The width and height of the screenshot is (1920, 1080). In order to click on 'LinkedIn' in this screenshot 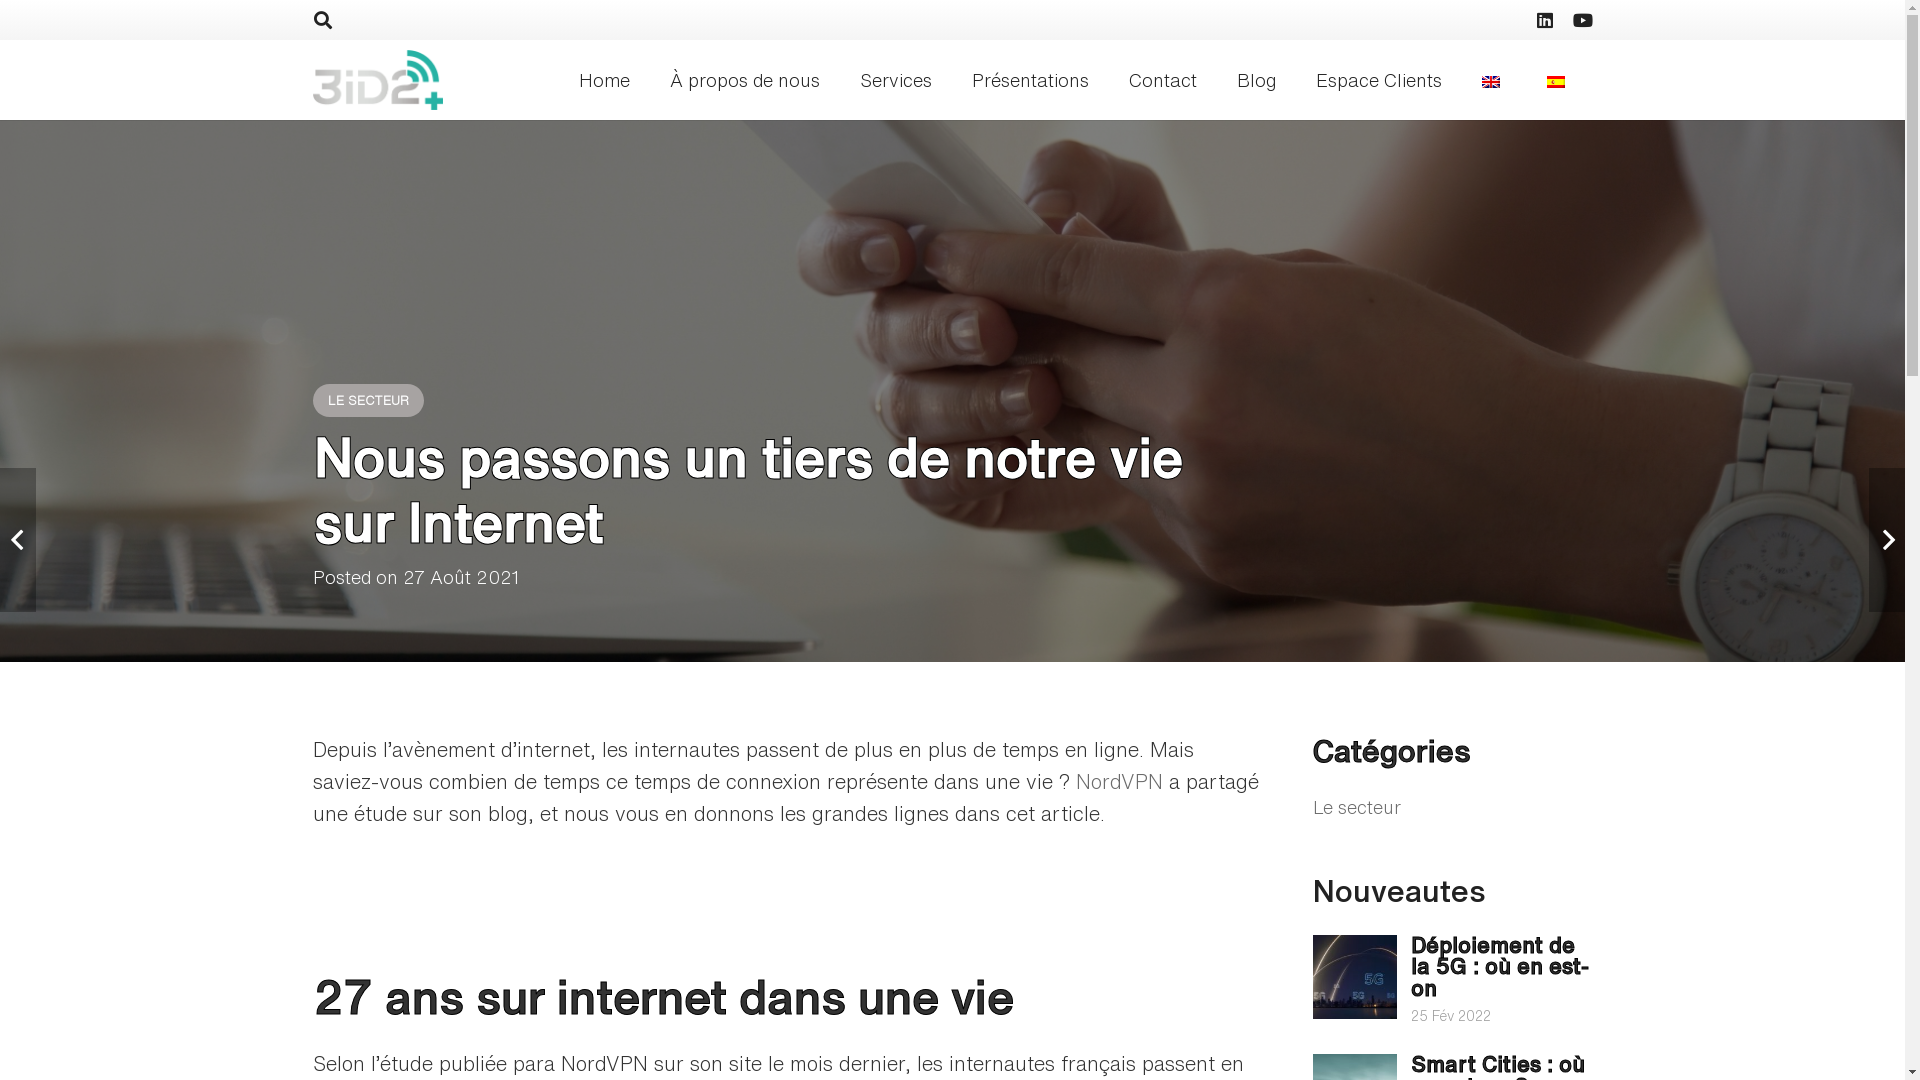, I will do `click(1543, 19)`.